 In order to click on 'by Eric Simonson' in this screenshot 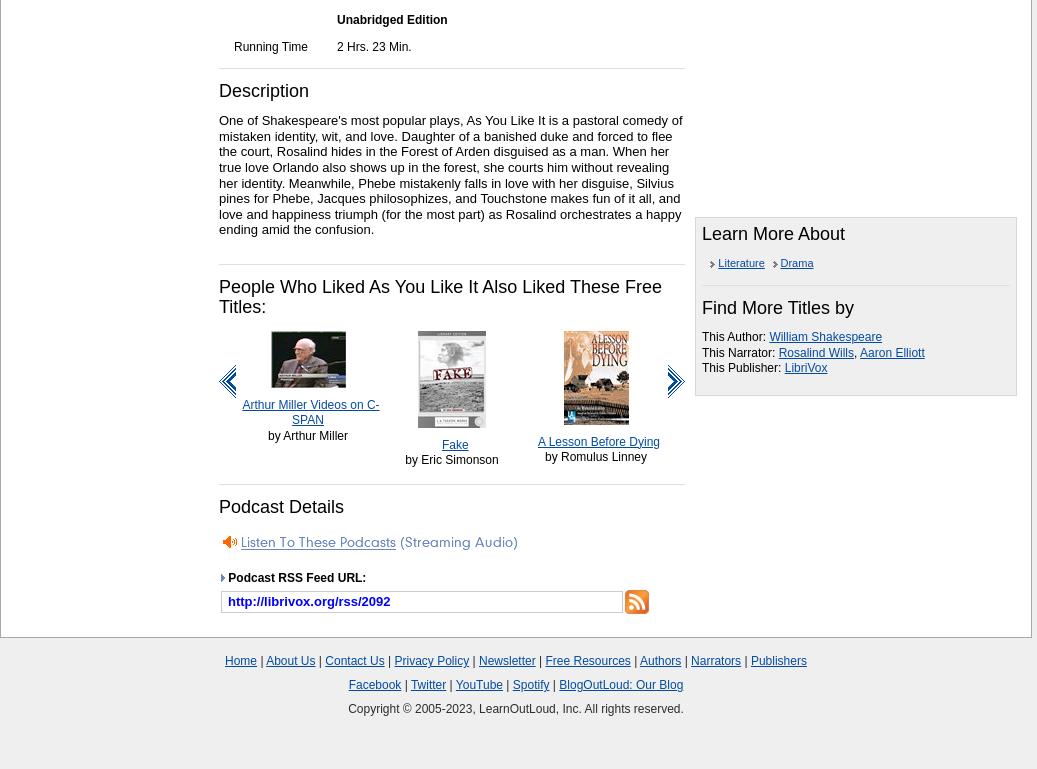, I will do `click(403, 460)`.